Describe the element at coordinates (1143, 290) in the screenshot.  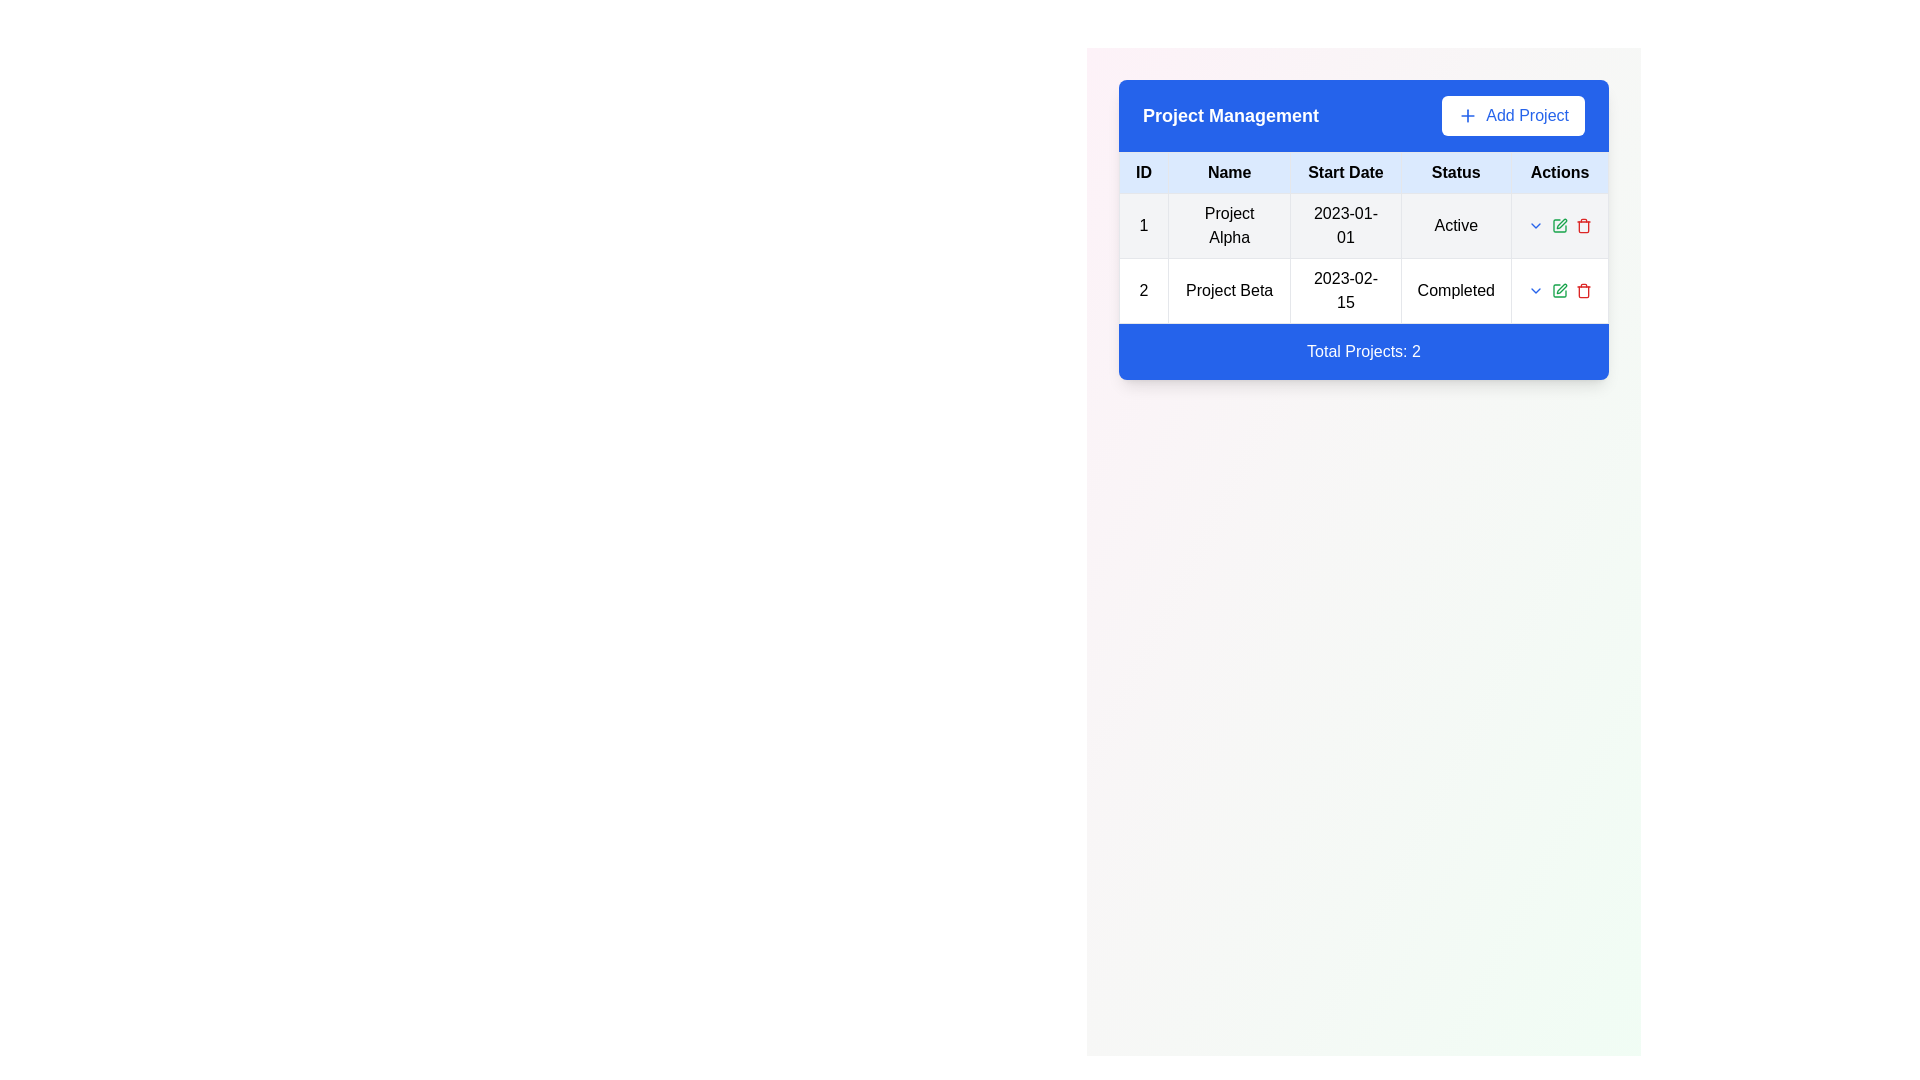
I see `on the text label displaying the number '2' in the first column of the second row of the table under the 'Project Management' header for 'Project Beta'` at that location.